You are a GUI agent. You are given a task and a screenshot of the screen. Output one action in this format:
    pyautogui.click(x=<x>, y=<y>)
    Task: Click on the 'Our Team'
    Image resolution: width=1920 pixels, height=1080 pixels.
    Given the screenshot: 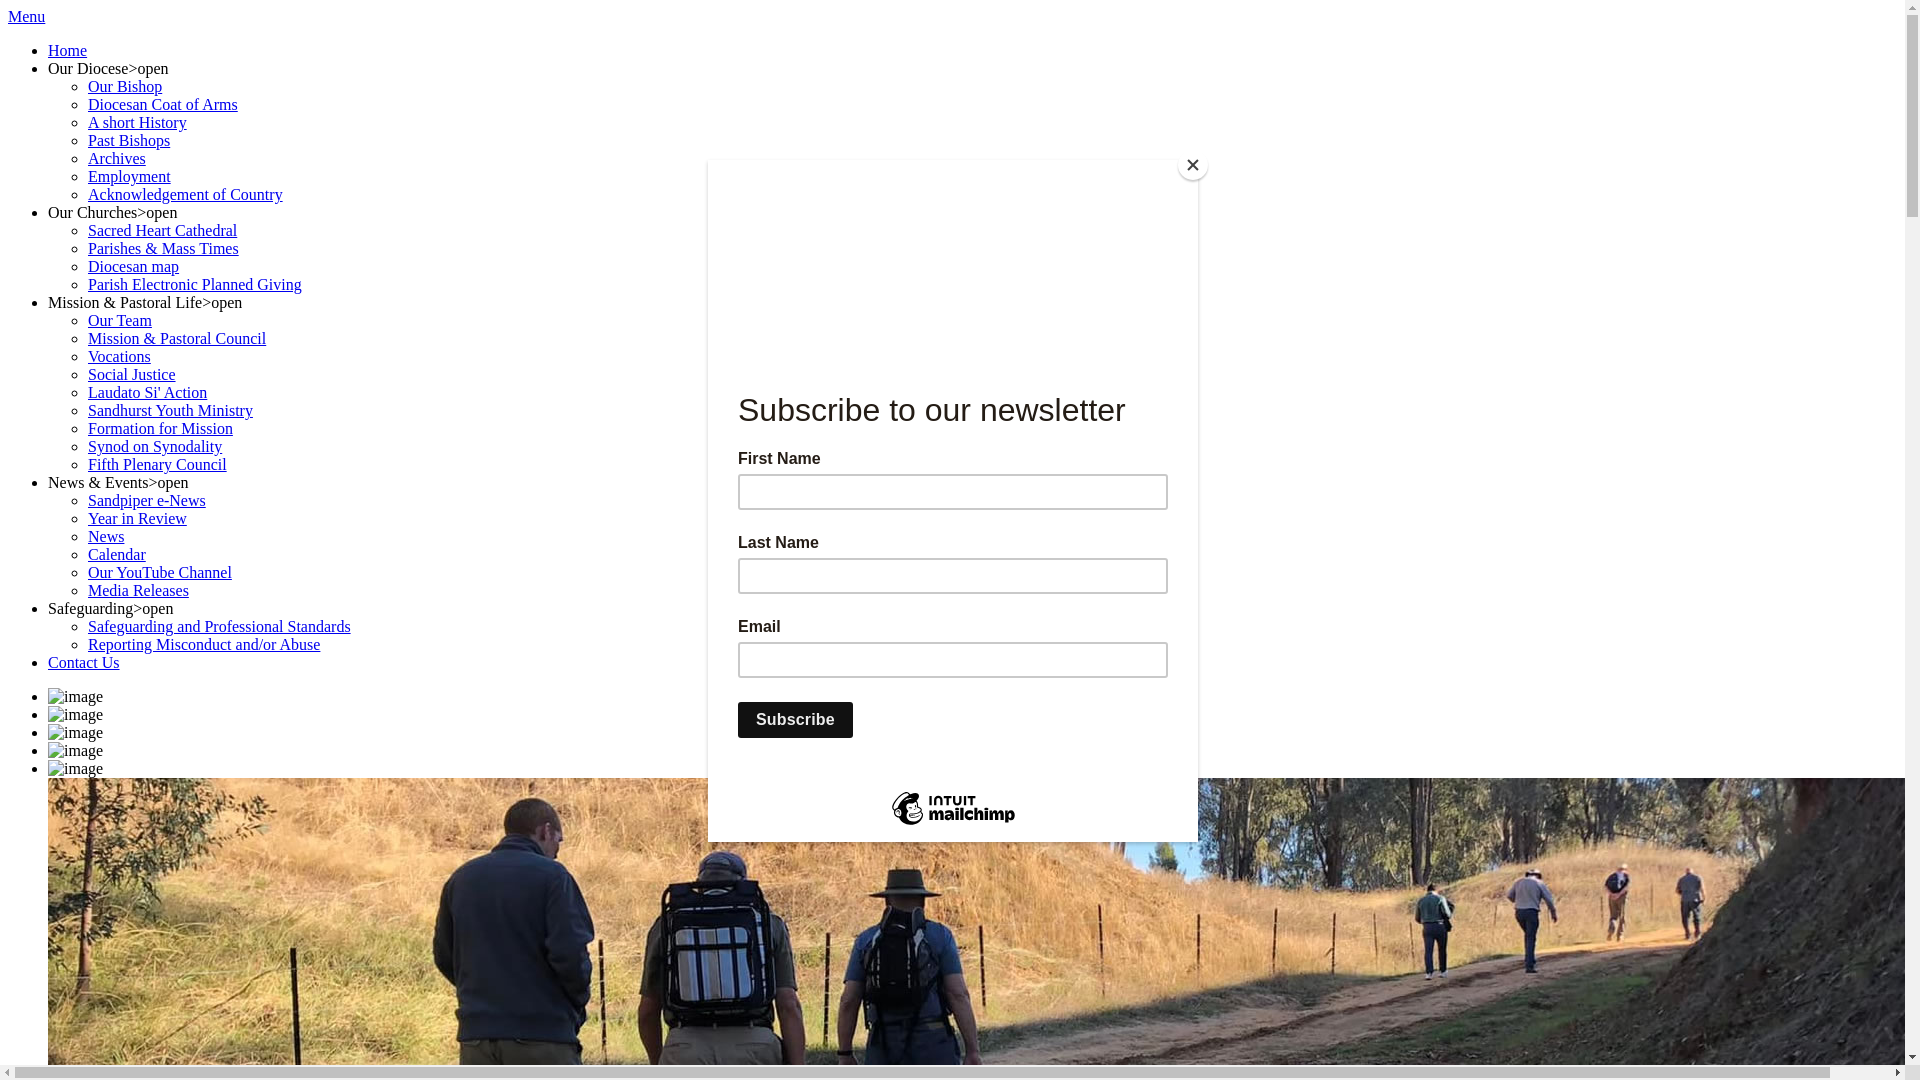 What is the action you would take?
    pyautogui.click(x=119, y=319)
    